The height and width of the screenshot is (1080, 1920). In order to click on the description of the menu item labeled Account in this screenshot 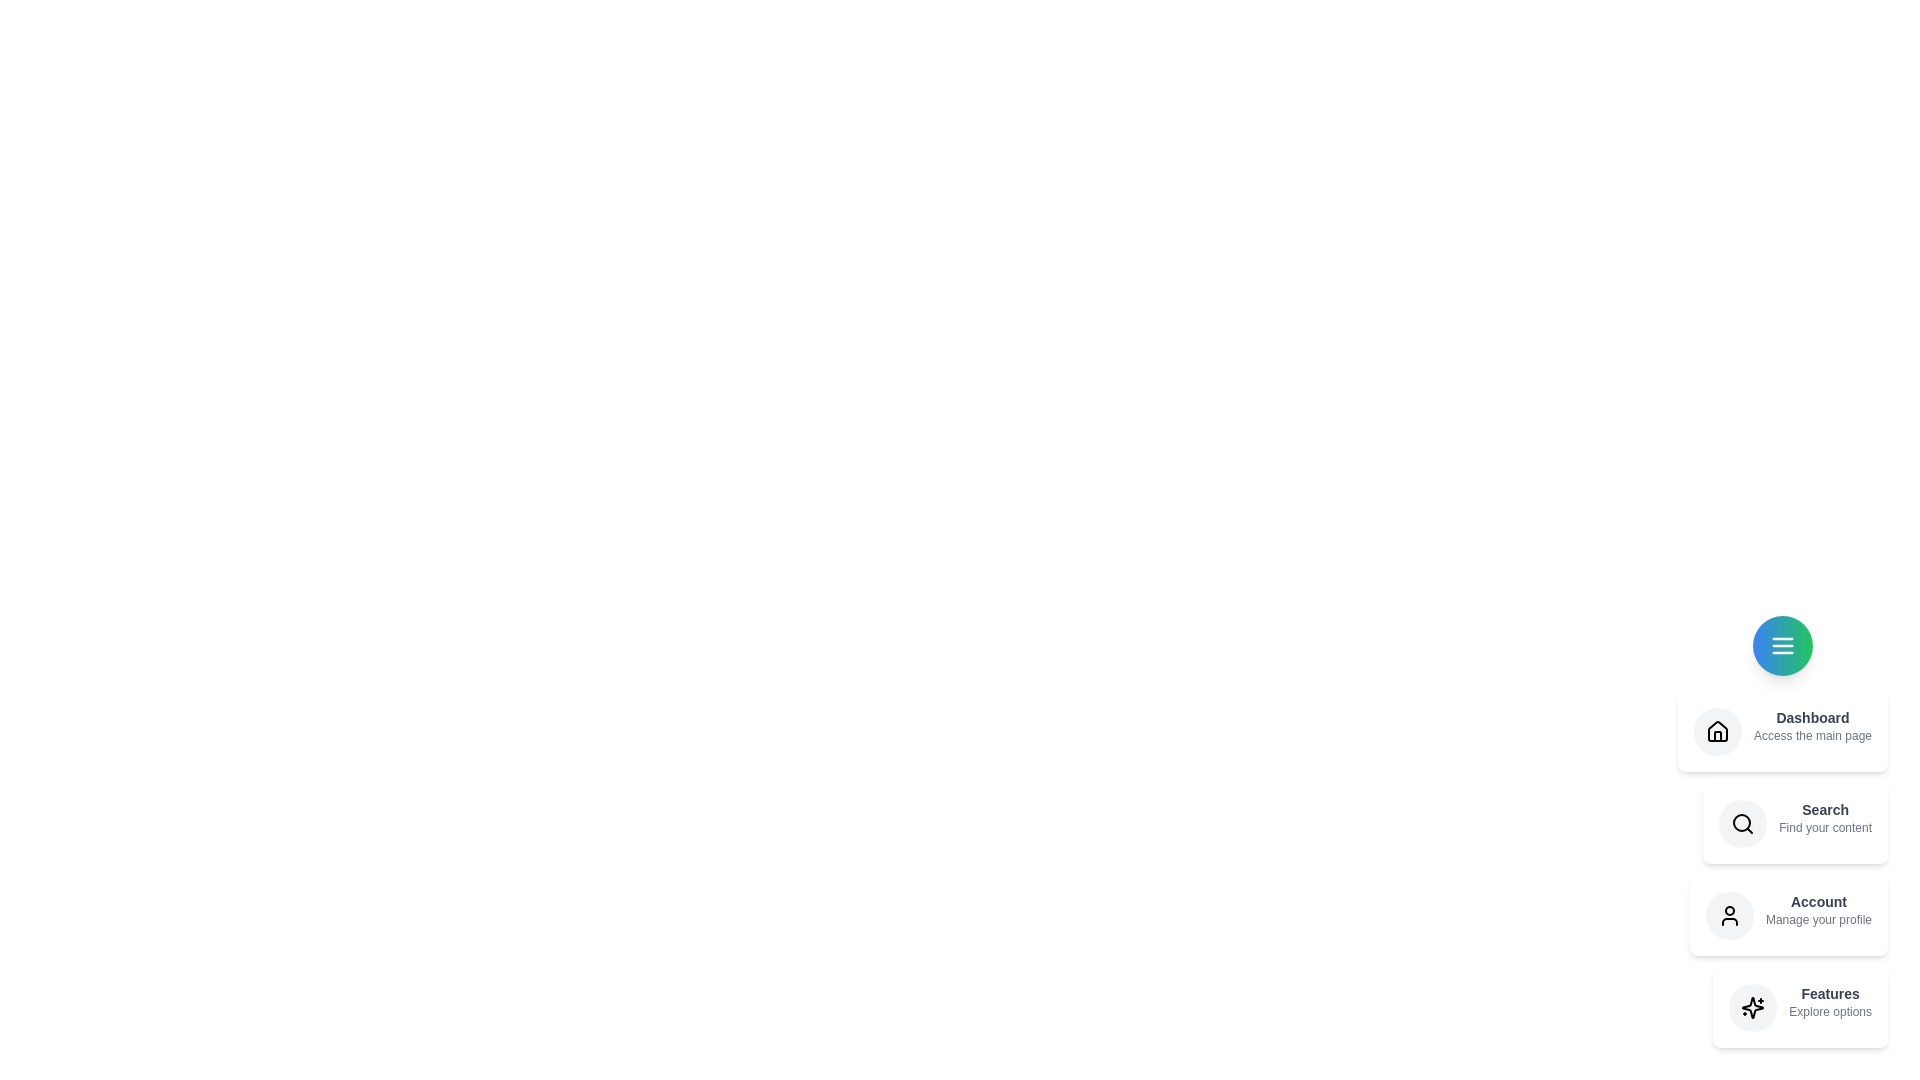, I will do `click(1819, 910)`.